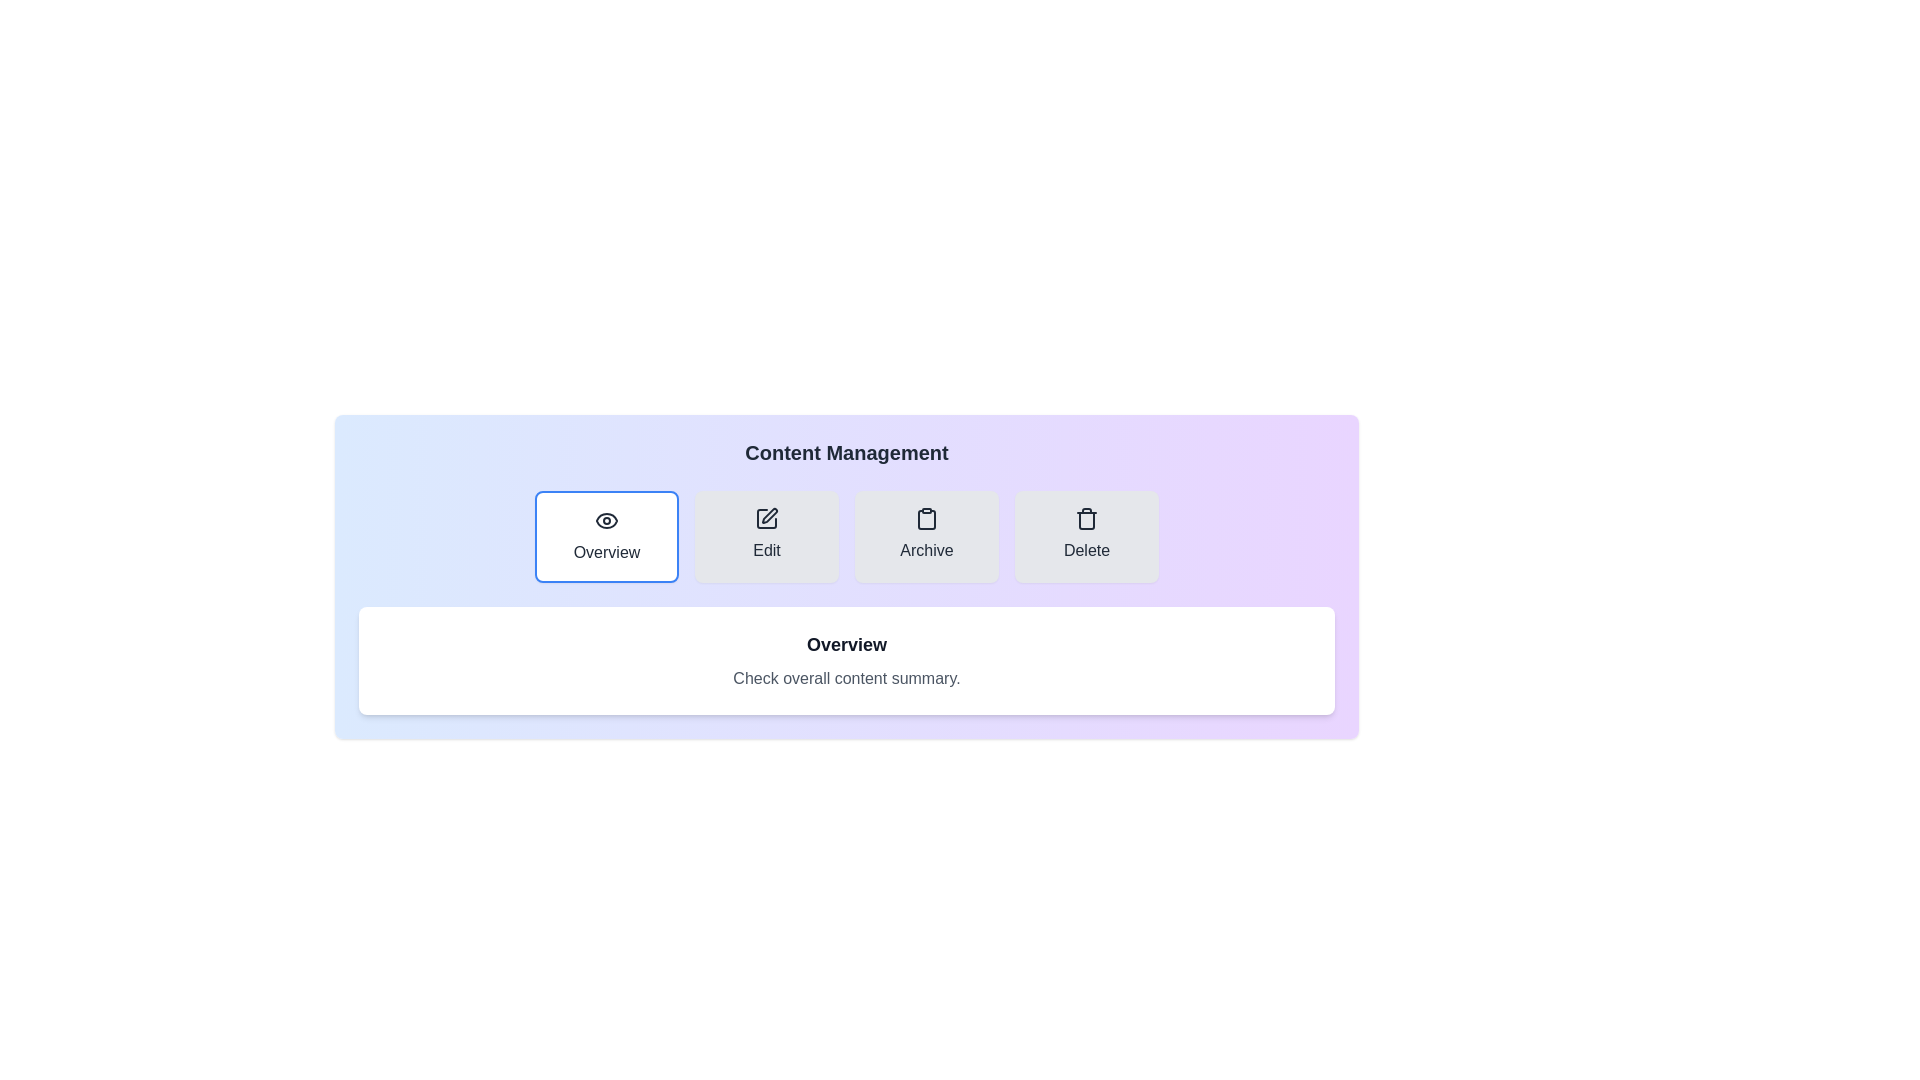  What do you see at coordinates (1085, 535) in the screenshot?
I see `the tab labeled Delete to preview its interaction effect` at bounding box center [1085, 535].